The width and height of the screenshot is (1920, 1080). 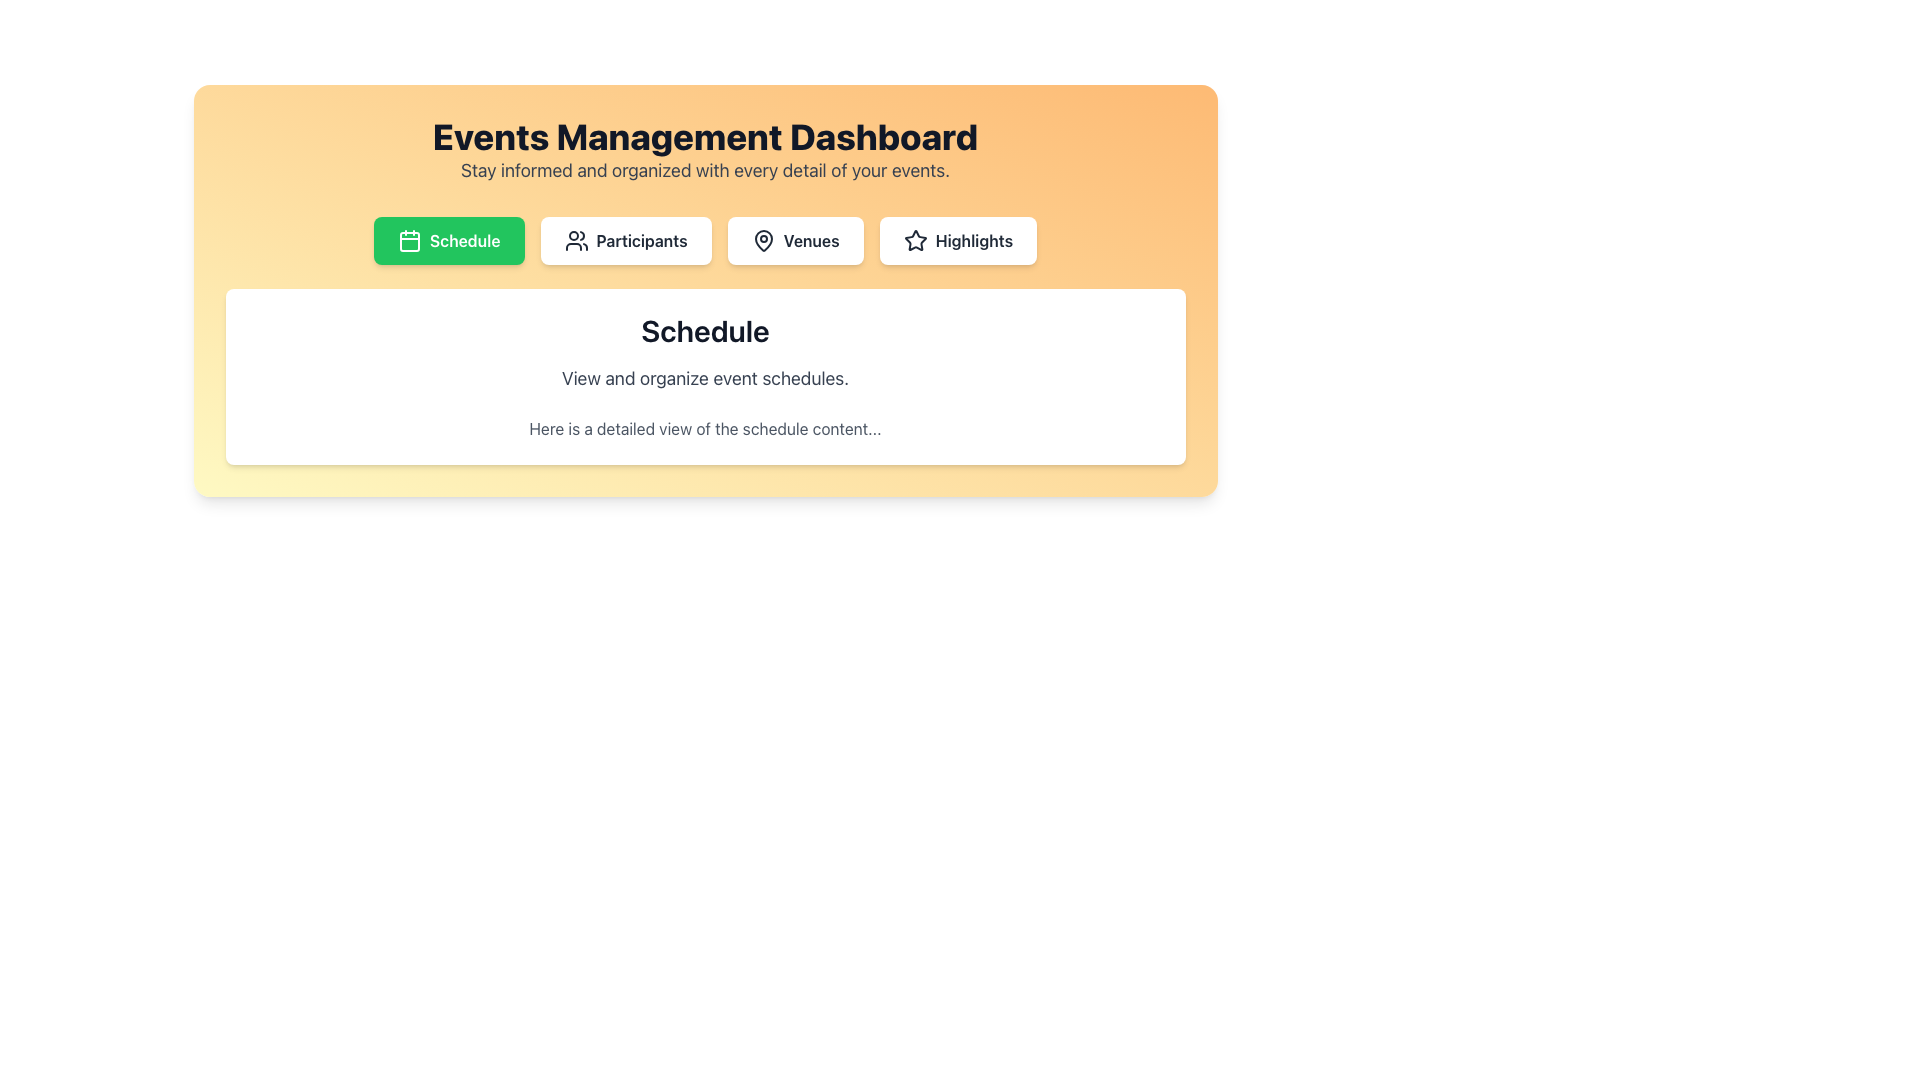 I want to click on the 'Schedule' icon, which is represented by a calendar and is the leftmost item in the row of buttons at the top section of the interface, so click(x=408, y=239).